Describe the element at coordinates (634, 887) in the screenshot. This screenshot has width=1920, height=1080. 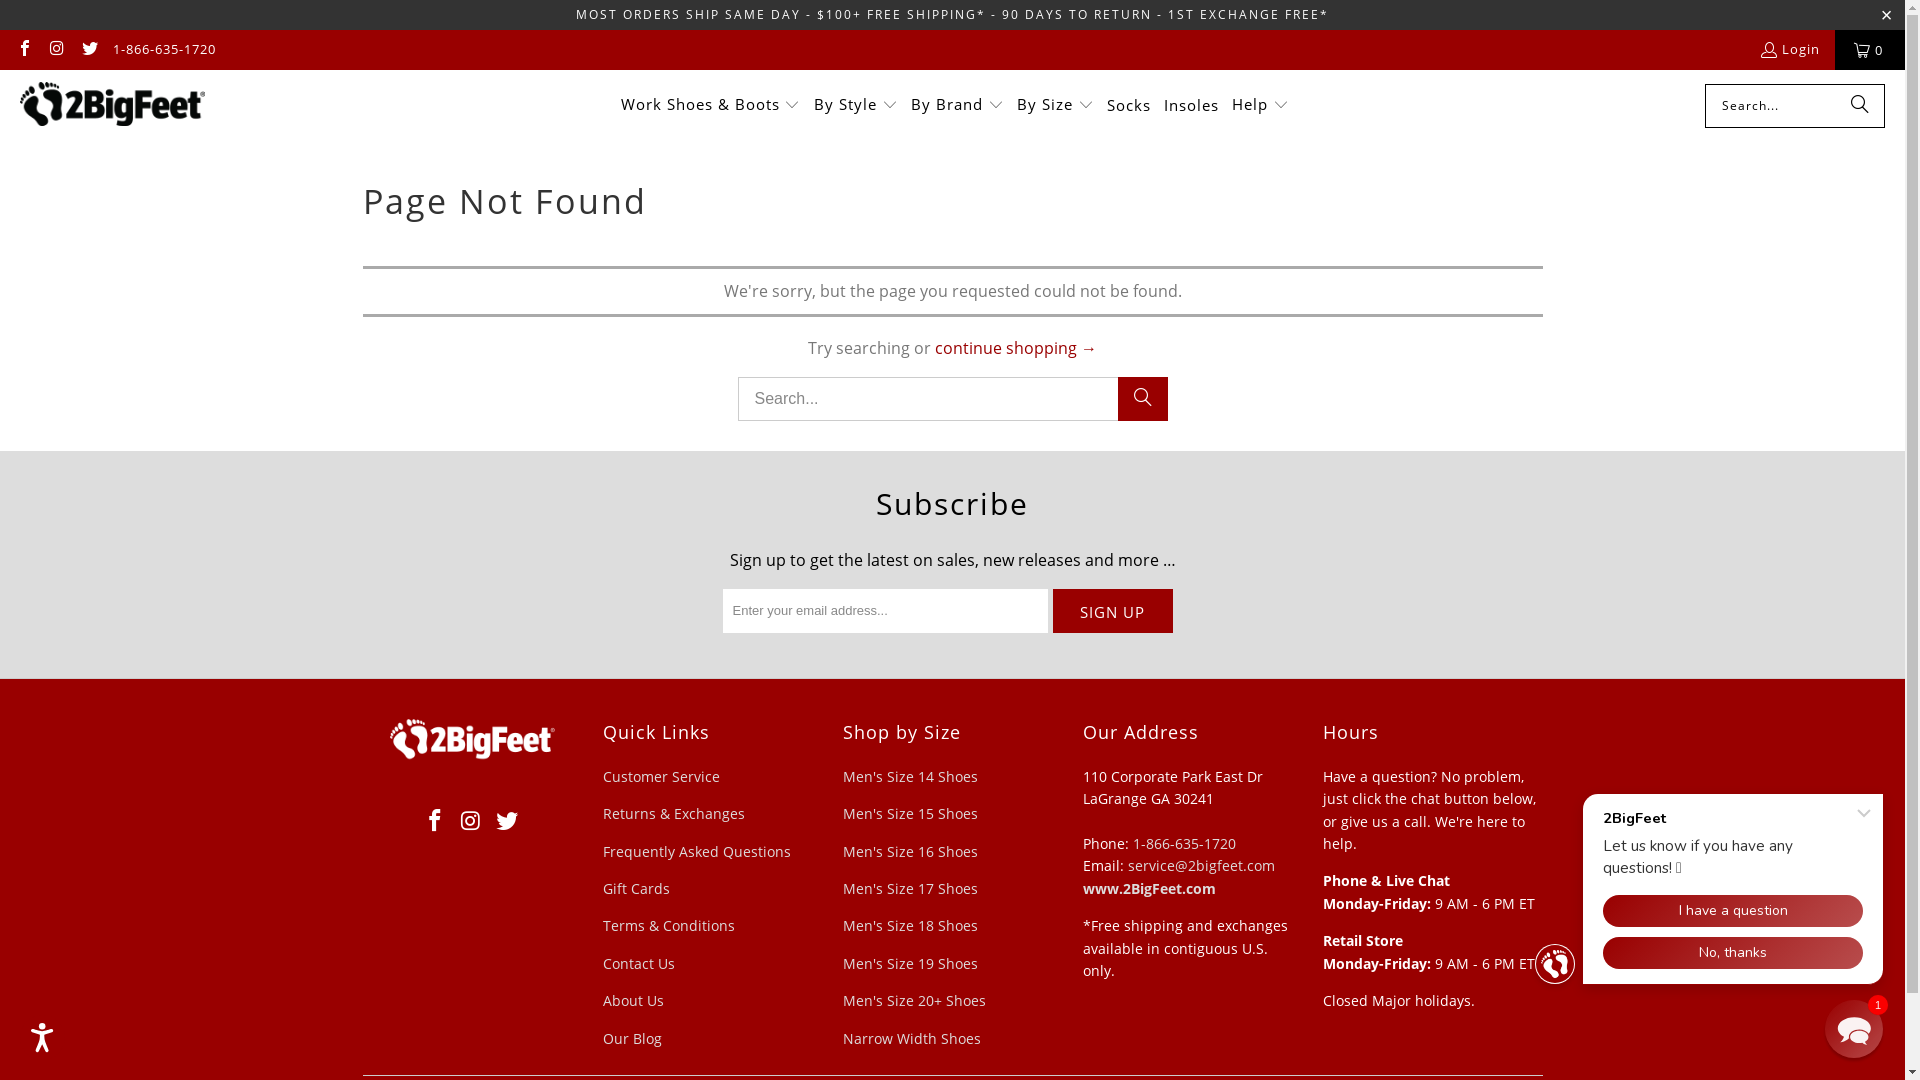
I see `'Gift Cards'` at that location.